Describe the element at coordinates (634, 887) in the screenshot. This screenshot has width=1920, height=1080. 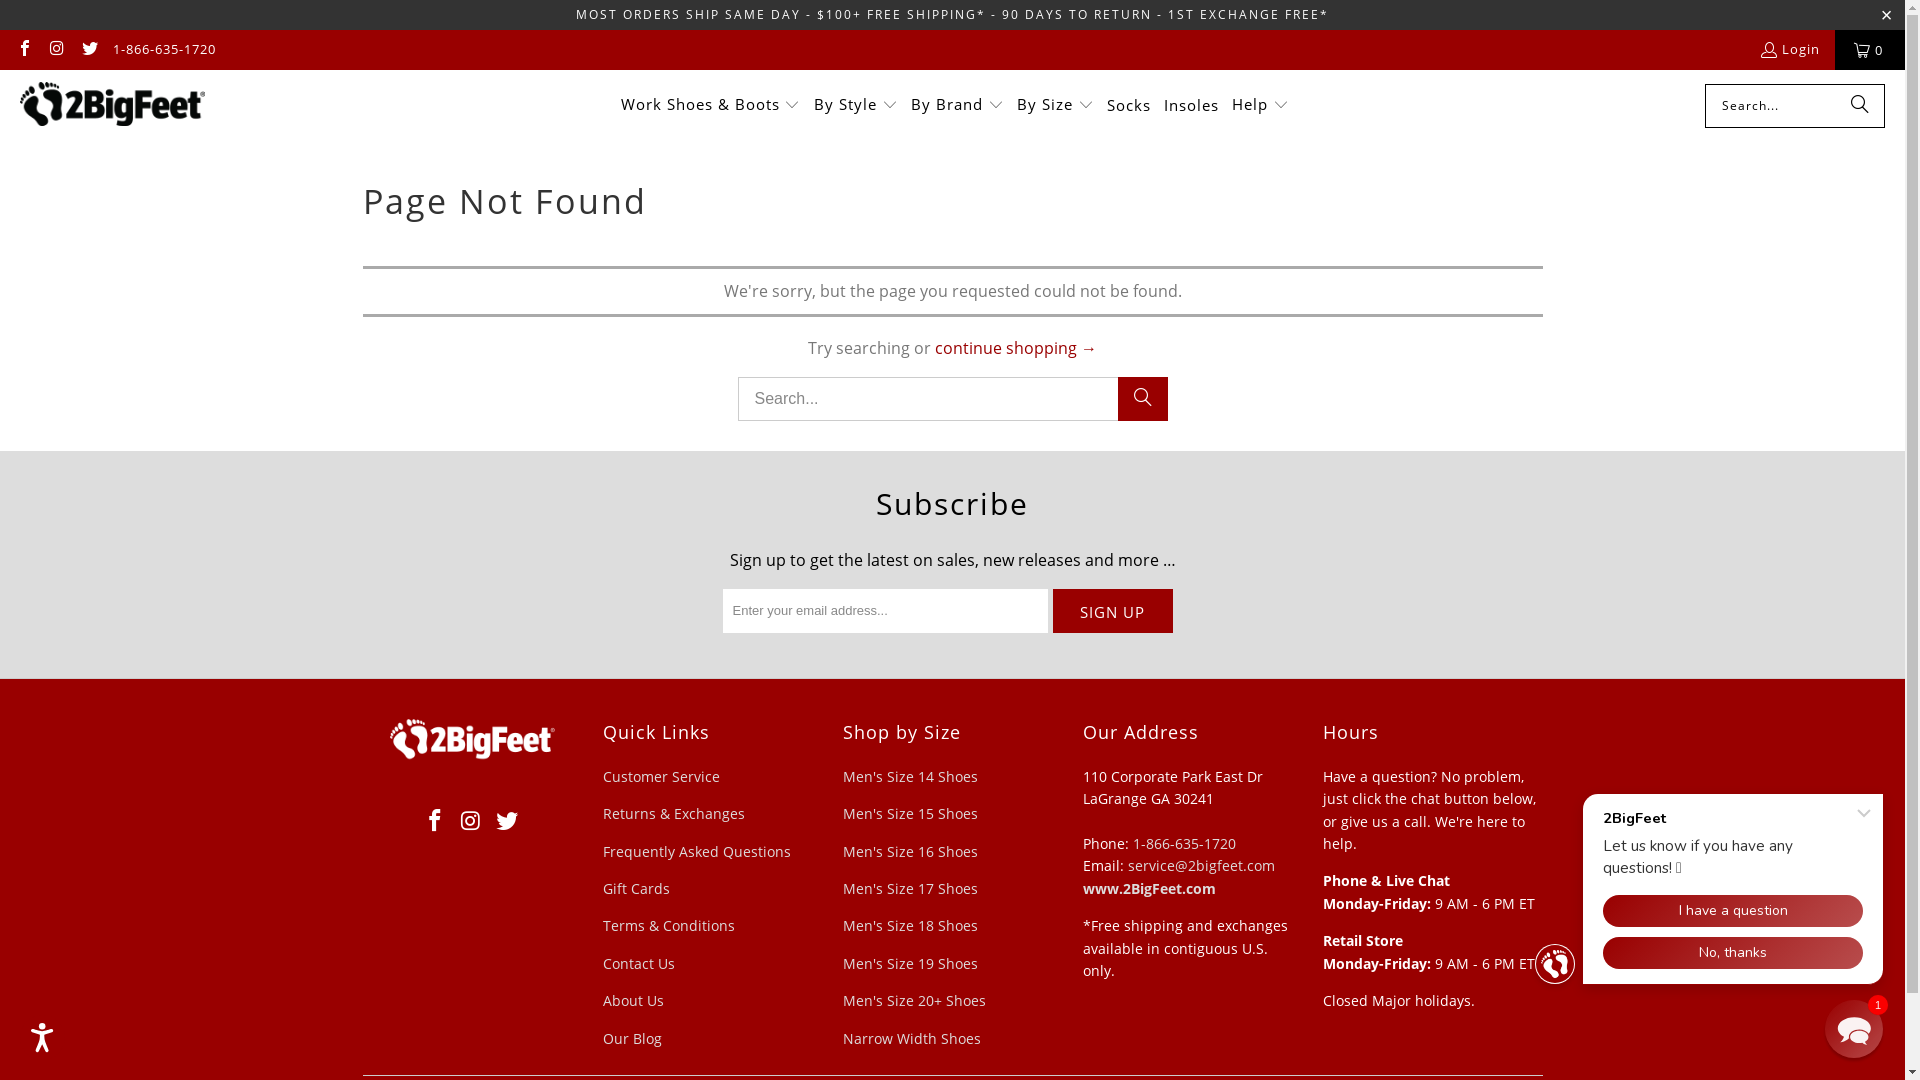
I see `'Gift Cards'` at that location.